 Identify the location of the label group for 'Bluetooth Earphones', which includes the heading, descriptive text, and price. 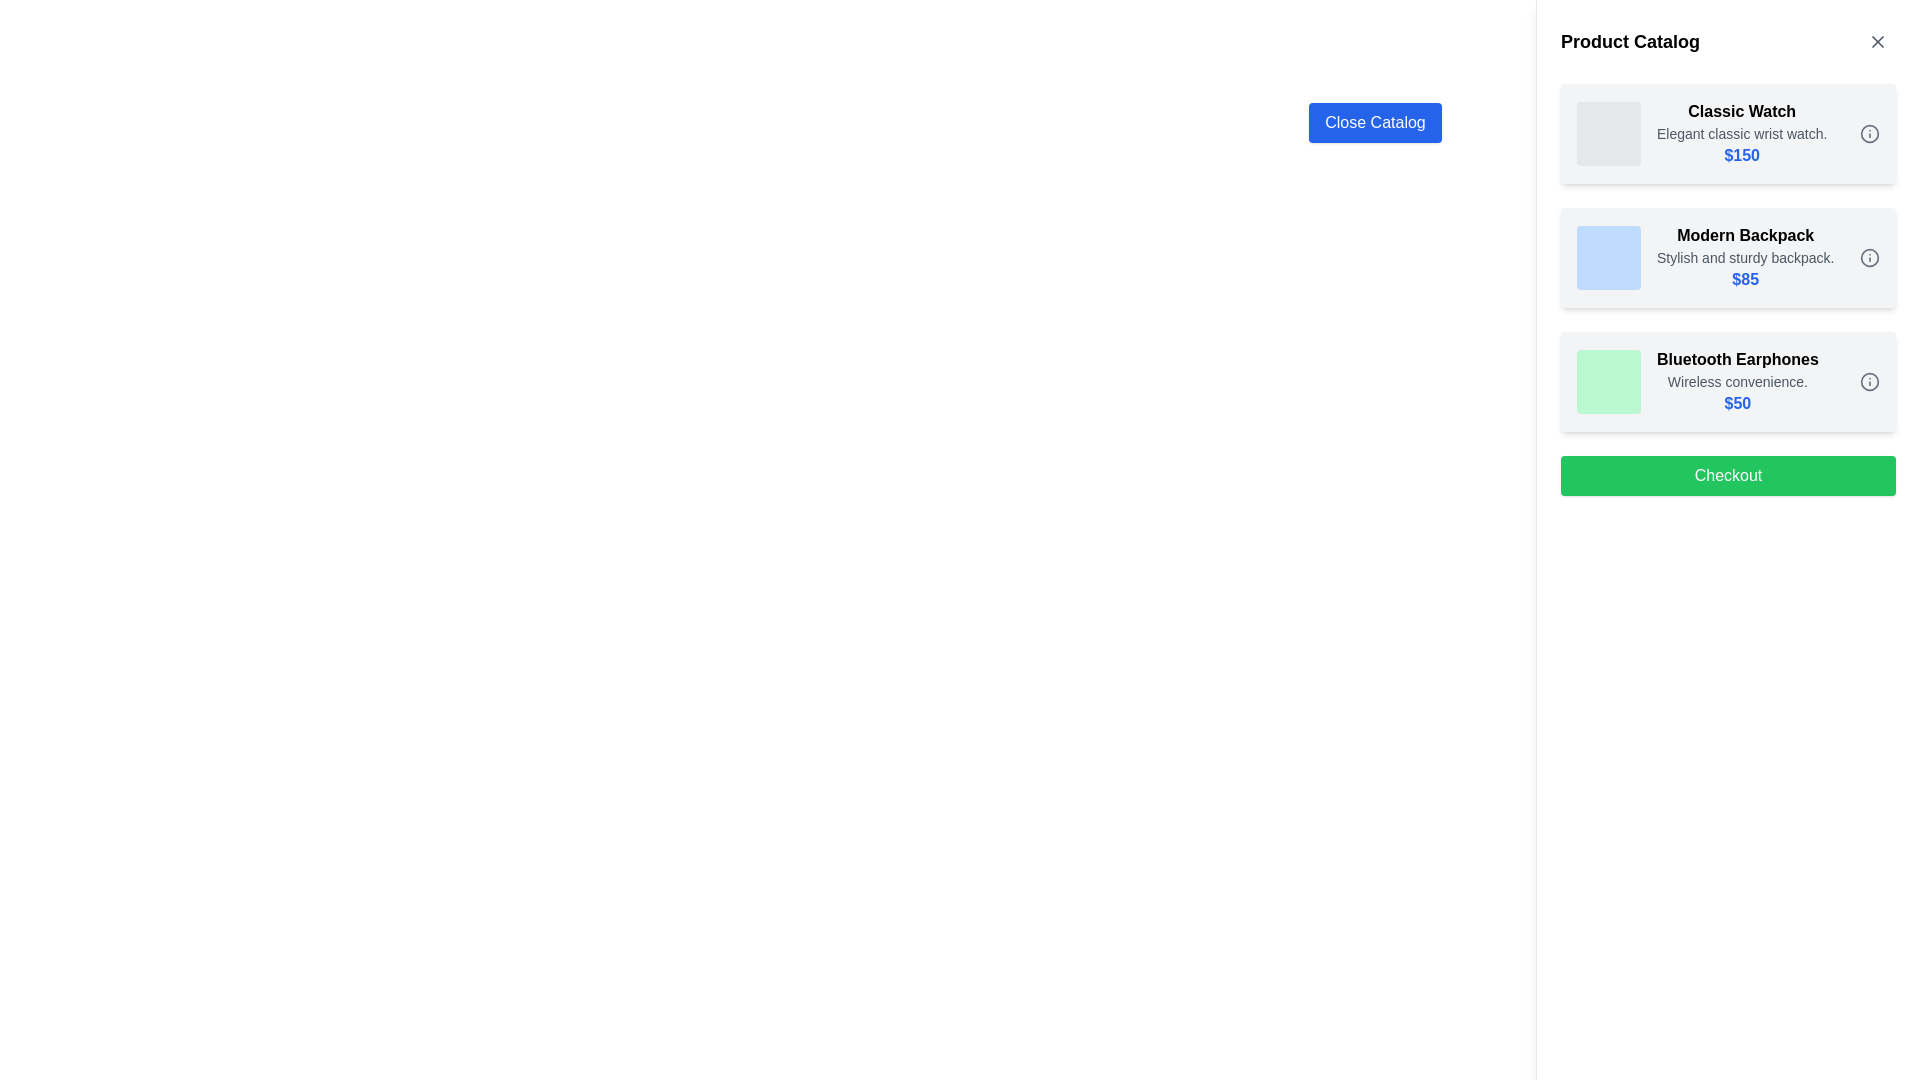
(1736, 381).